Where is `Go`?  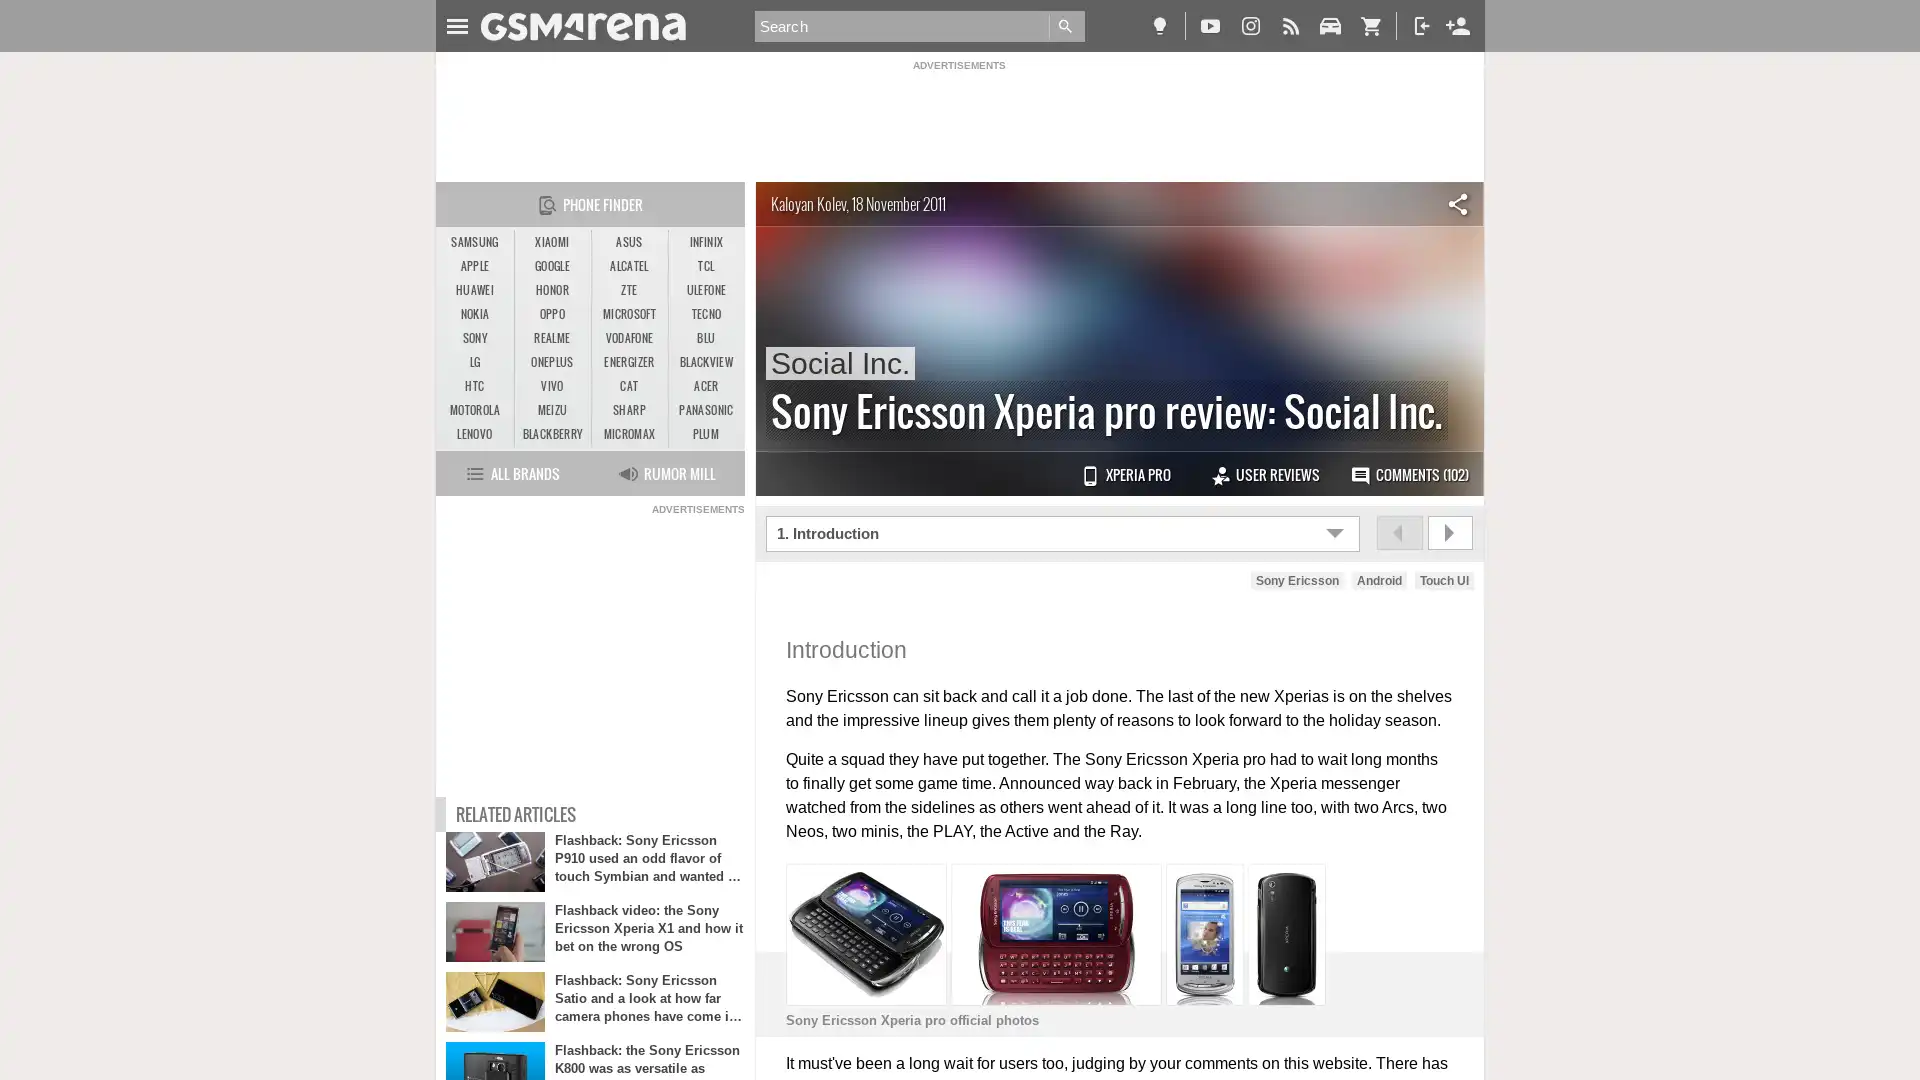
Go is located at coordinates (1065, 26).